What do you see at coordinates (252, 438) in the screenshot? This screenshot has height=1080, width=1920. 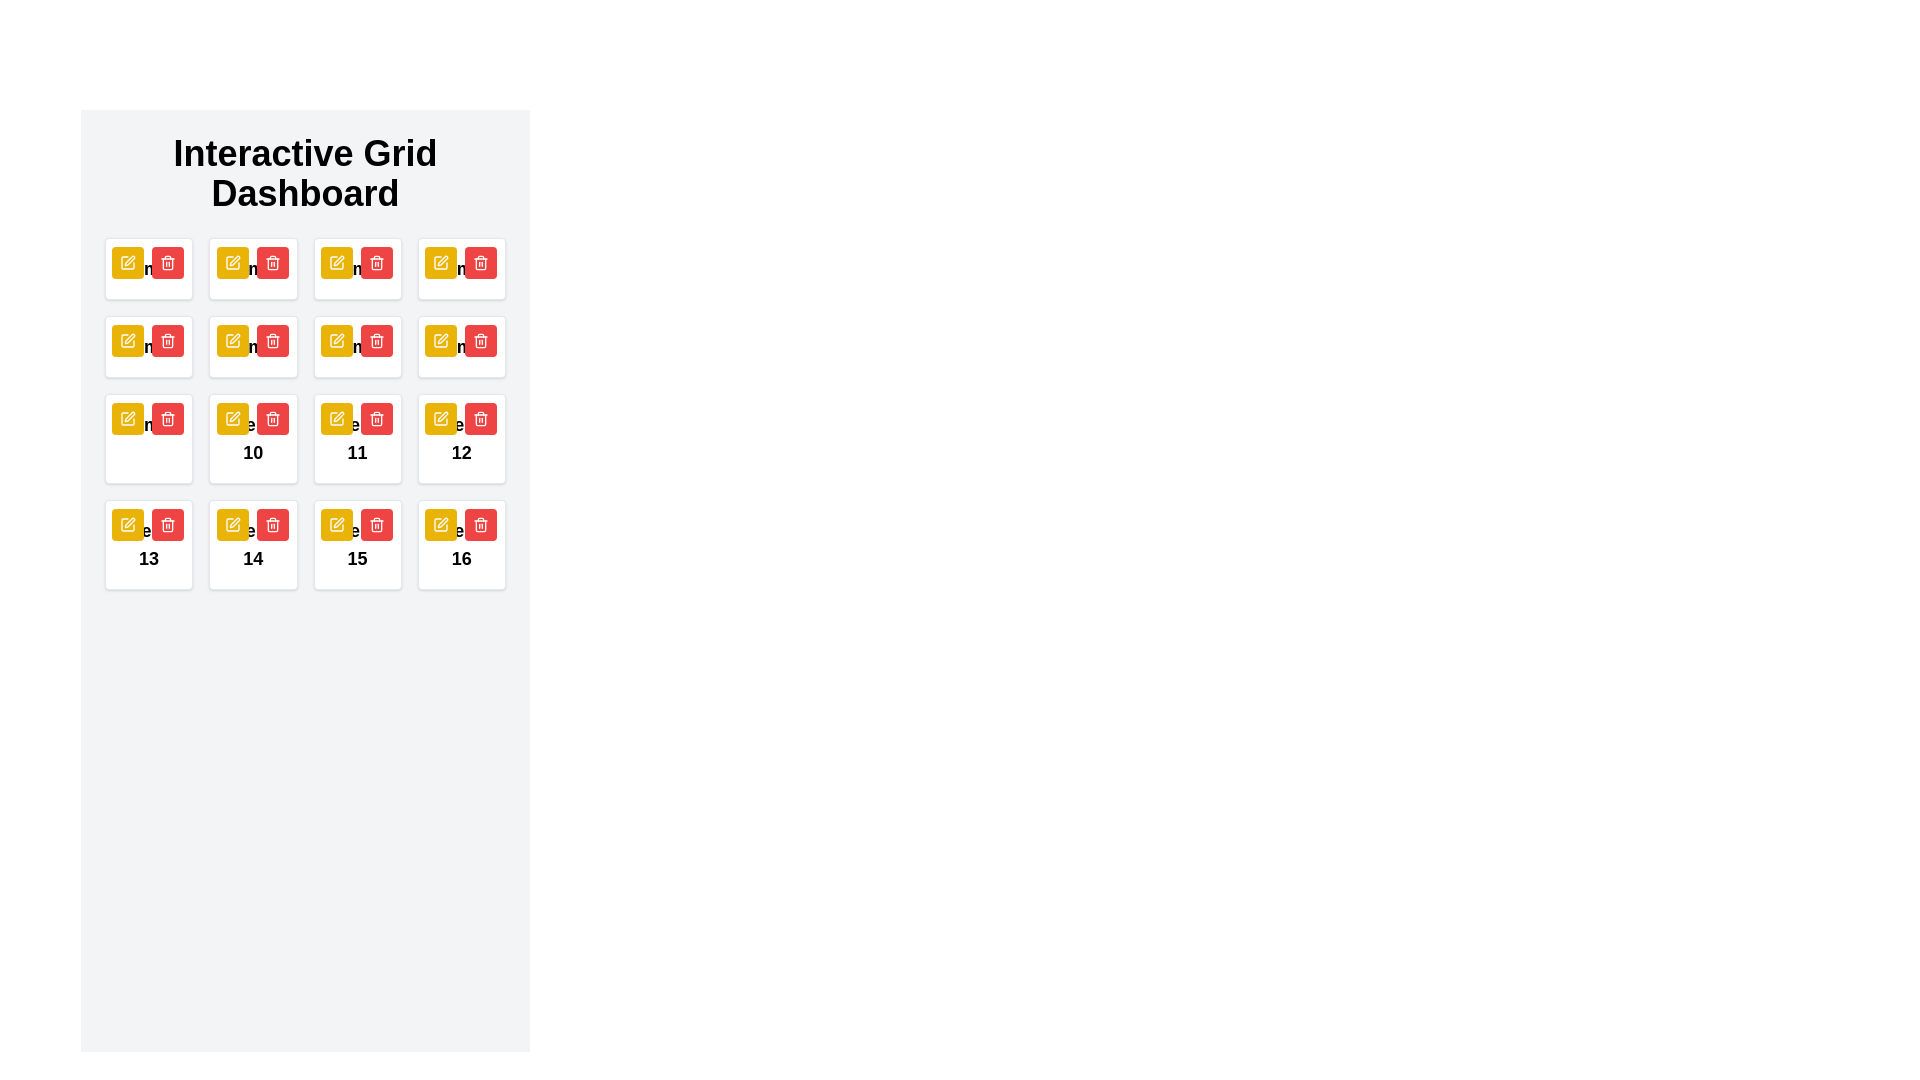 I see `the text label displaying 'Item 10' which is bold and centered within a white, rounded rectangle` at bounding box center [252, 438].